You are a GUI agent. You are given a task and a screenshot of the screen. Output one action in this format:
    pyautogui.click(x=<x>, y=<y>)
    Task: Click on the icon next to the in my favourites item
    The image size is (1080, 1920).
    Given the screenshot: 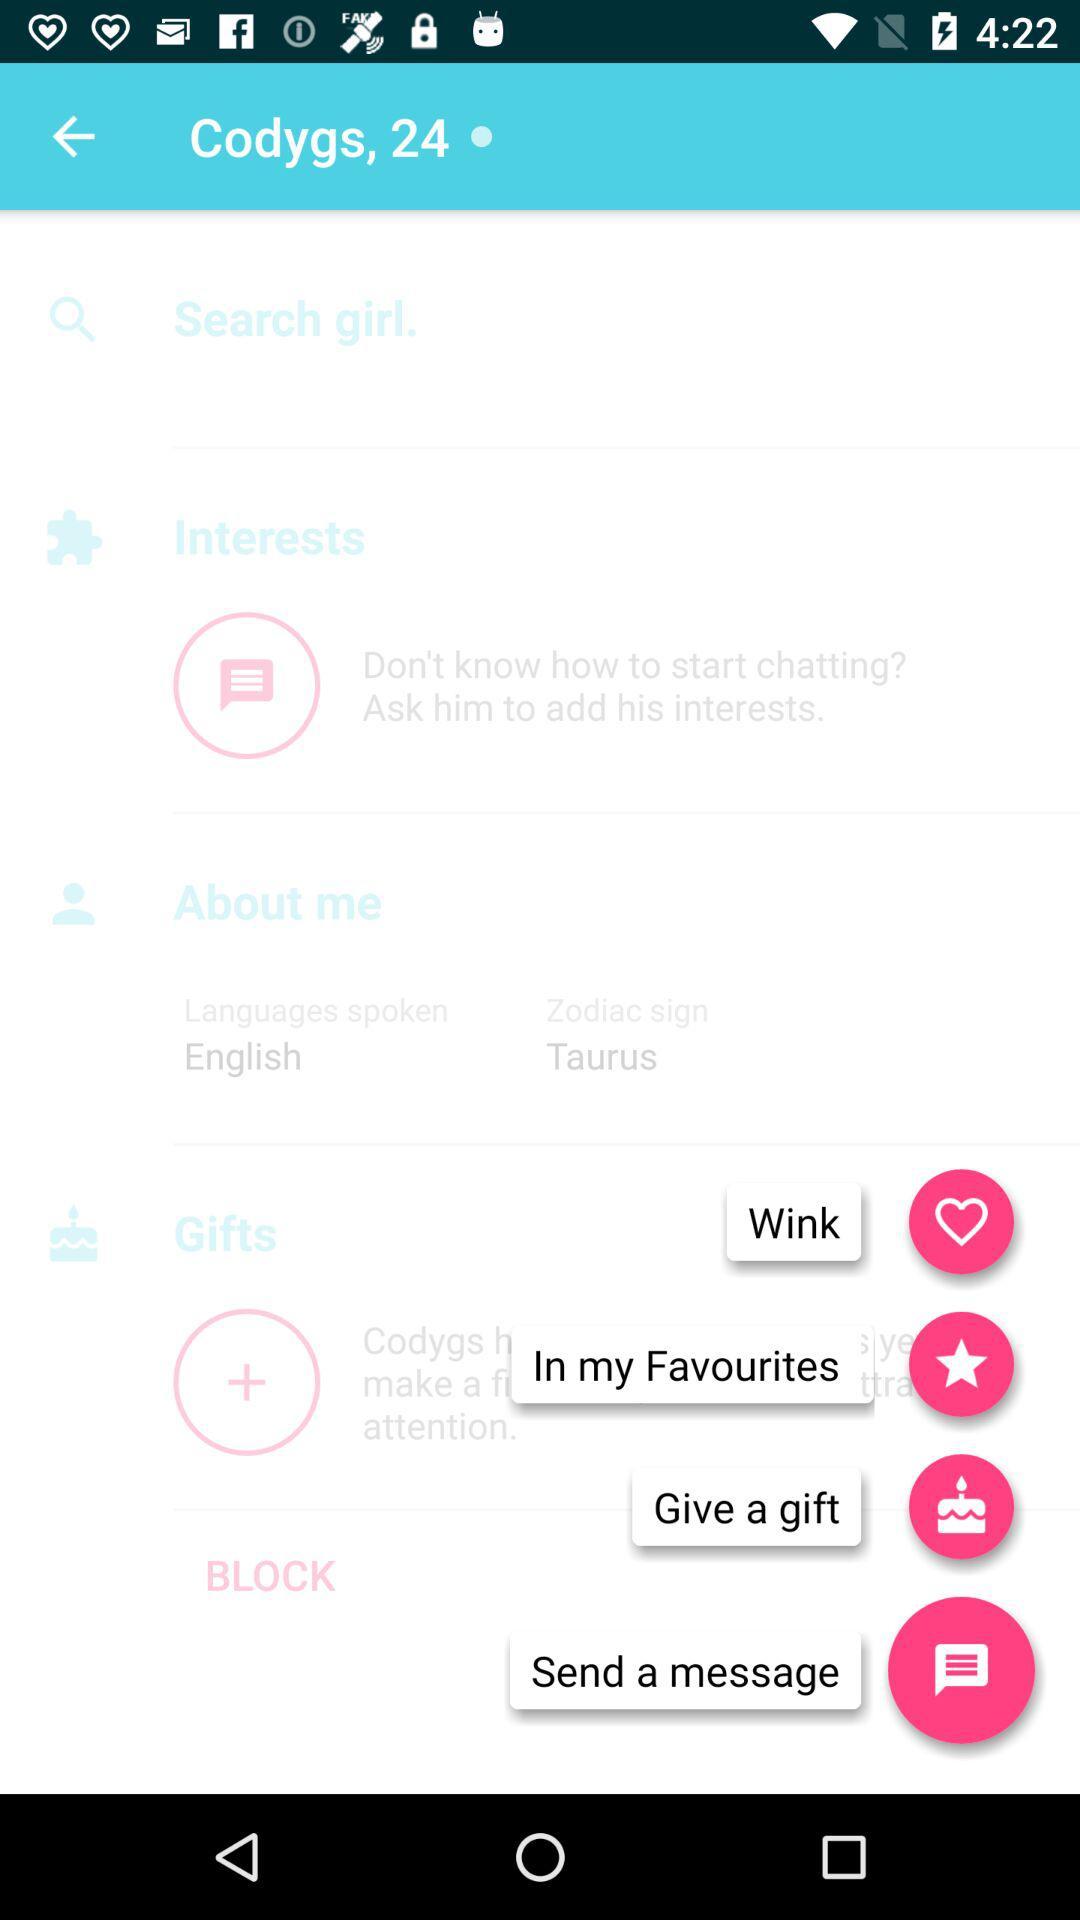 What is the action you would take?
    pyautogui.click(x=960, y=1506)
    